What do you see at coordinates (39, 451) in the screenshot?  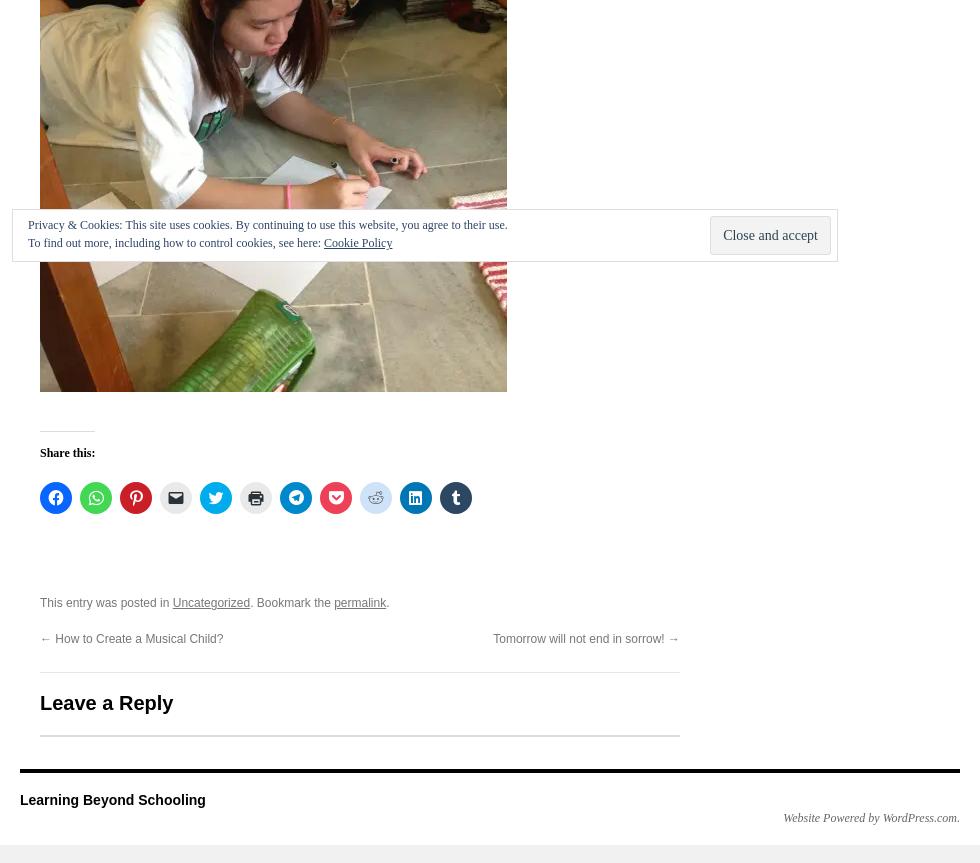 I see `'Share this:'` at bounding box center [39, 451].